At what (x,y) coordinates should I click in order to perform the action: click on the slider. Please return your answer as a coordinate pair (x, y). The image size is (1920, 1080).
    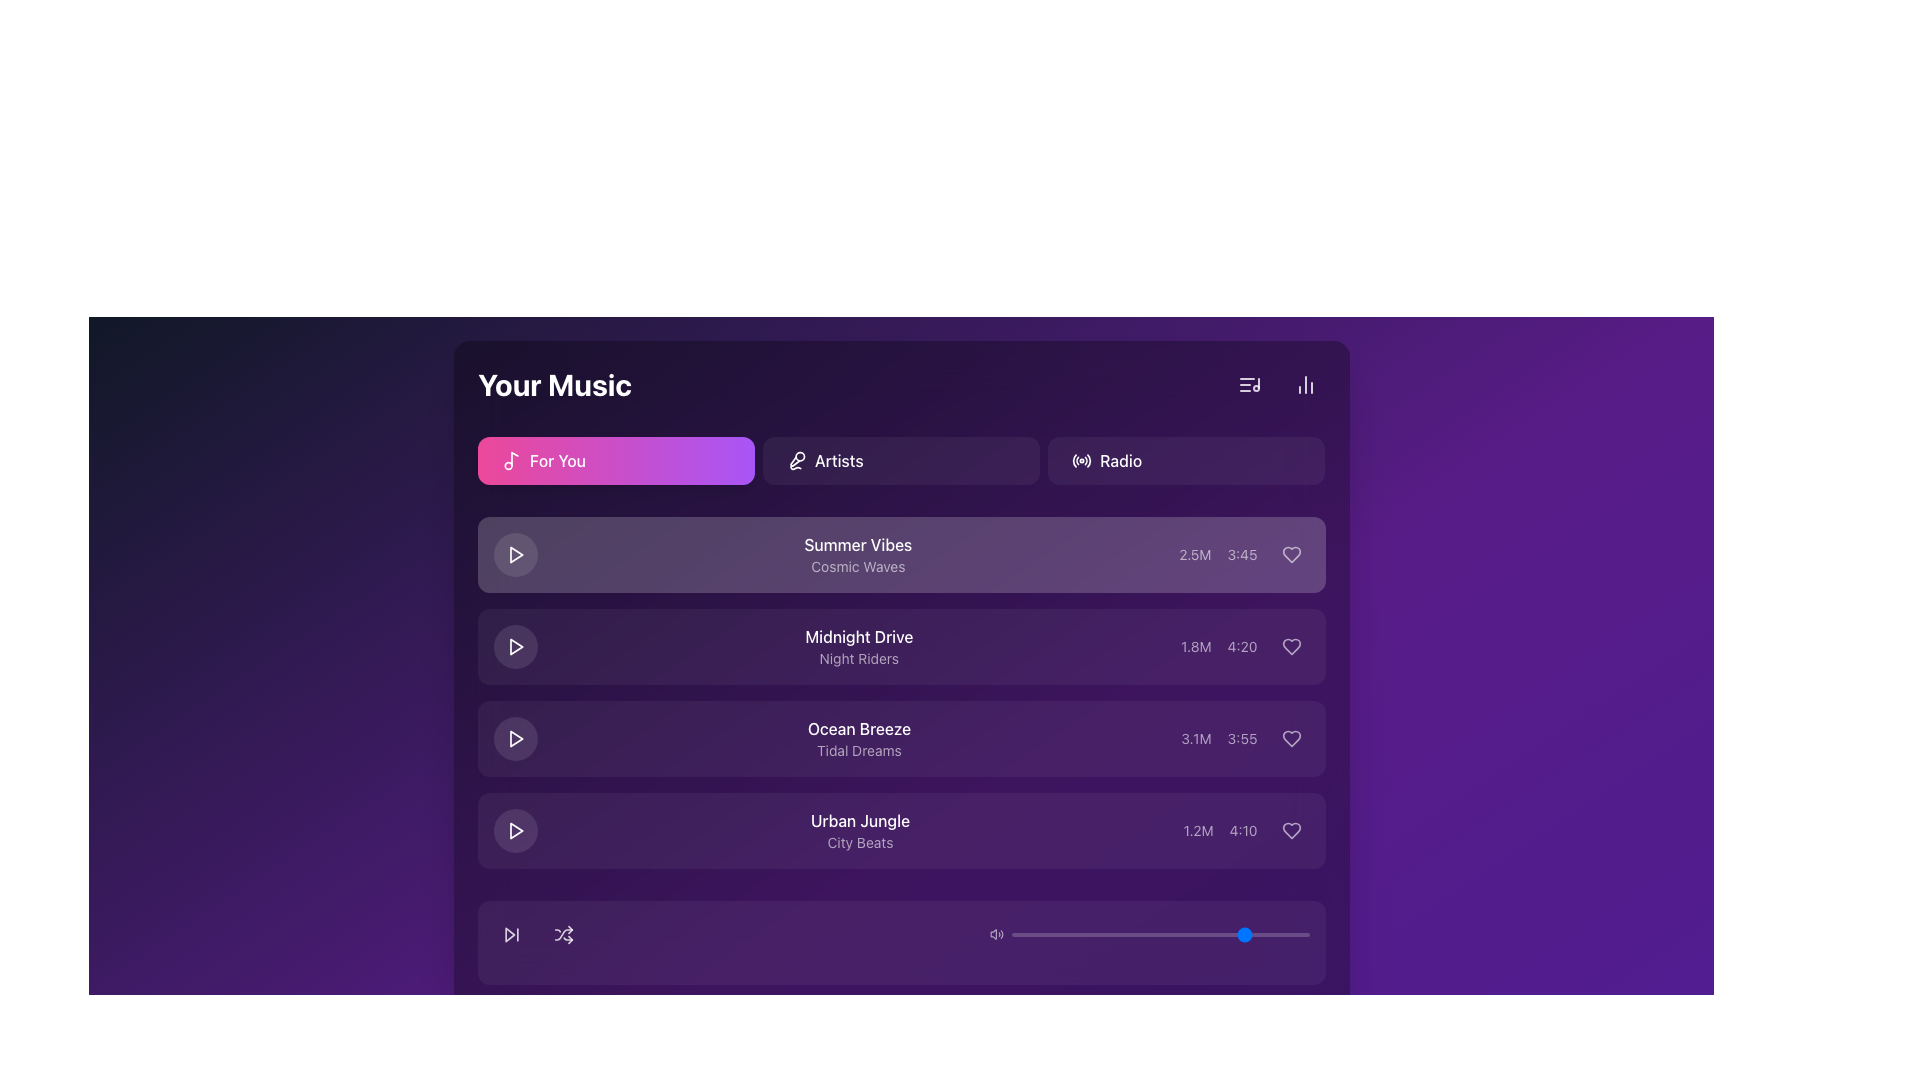
    Looking at the image, I should click on (1263, 934).